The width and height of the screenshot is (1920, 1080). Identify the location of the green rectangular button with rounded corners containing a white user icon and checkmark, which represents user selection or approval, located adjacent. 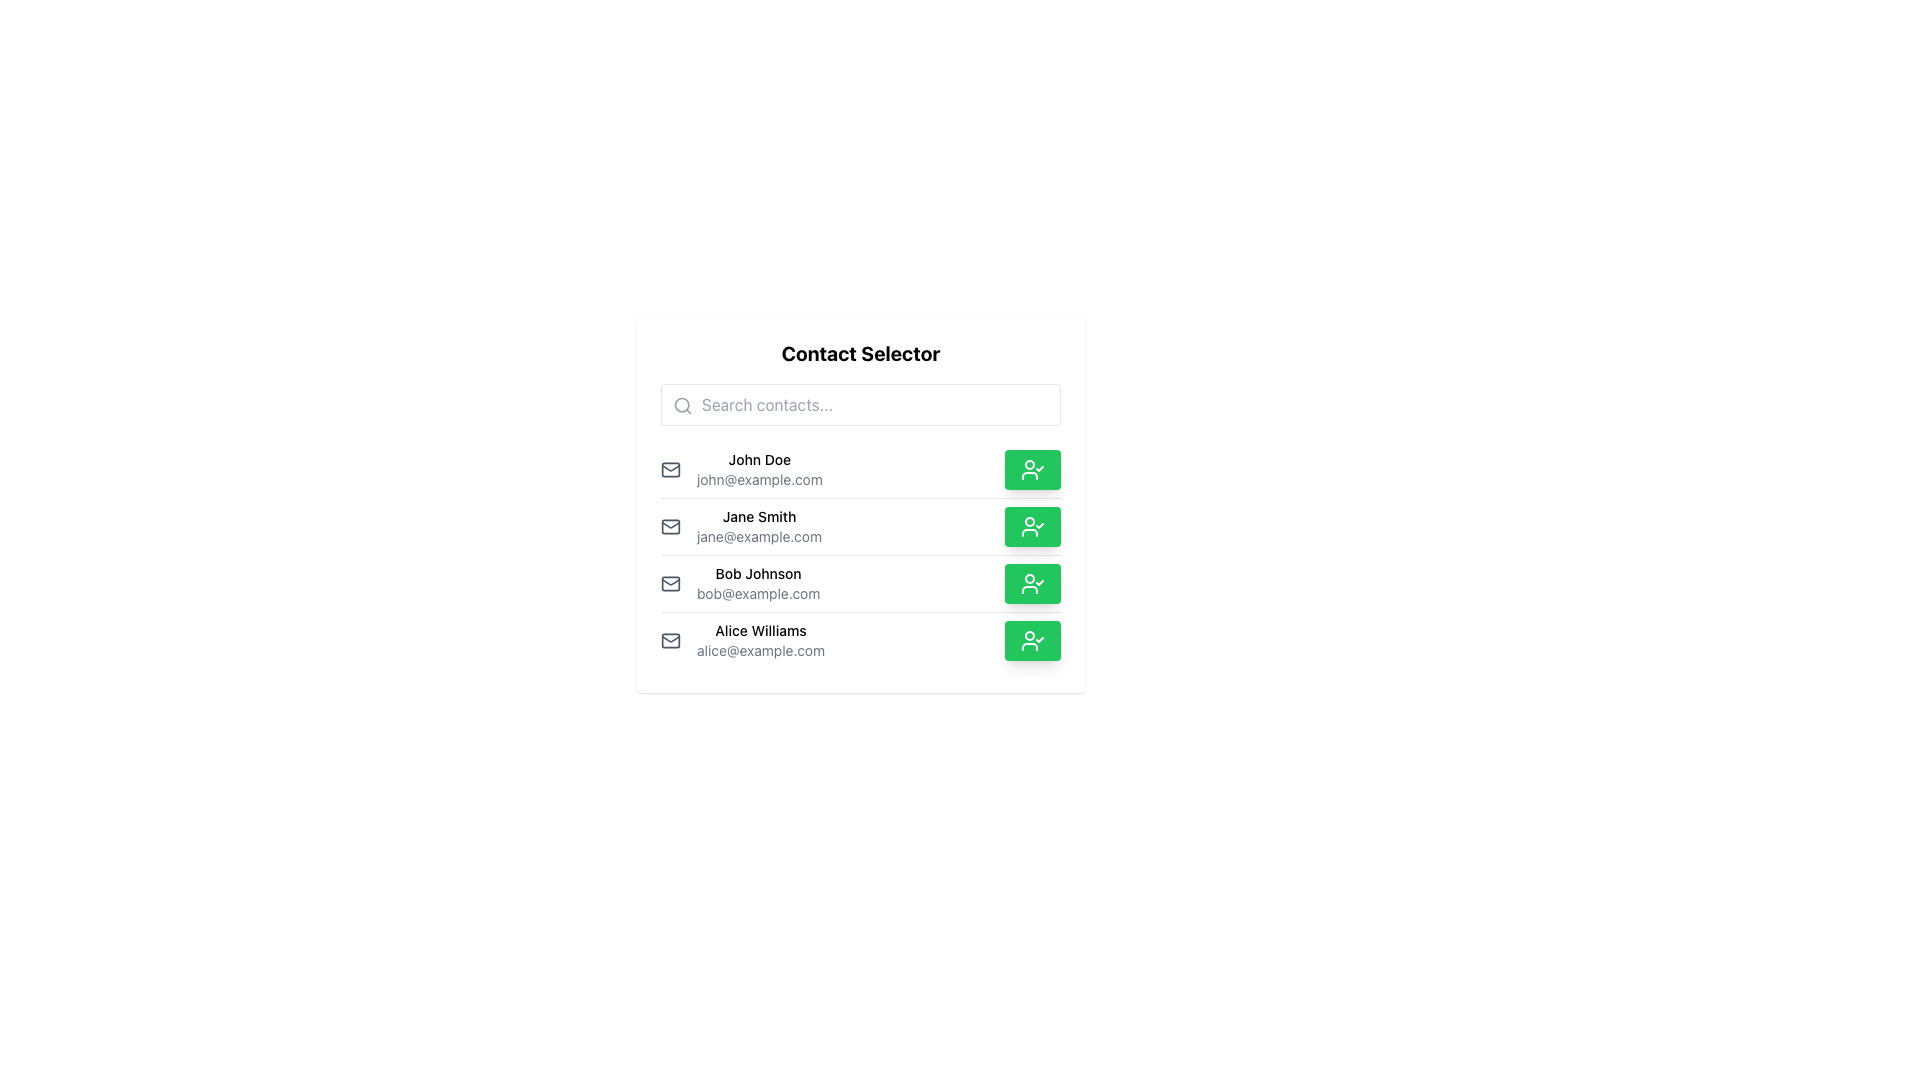
(1032, 470).